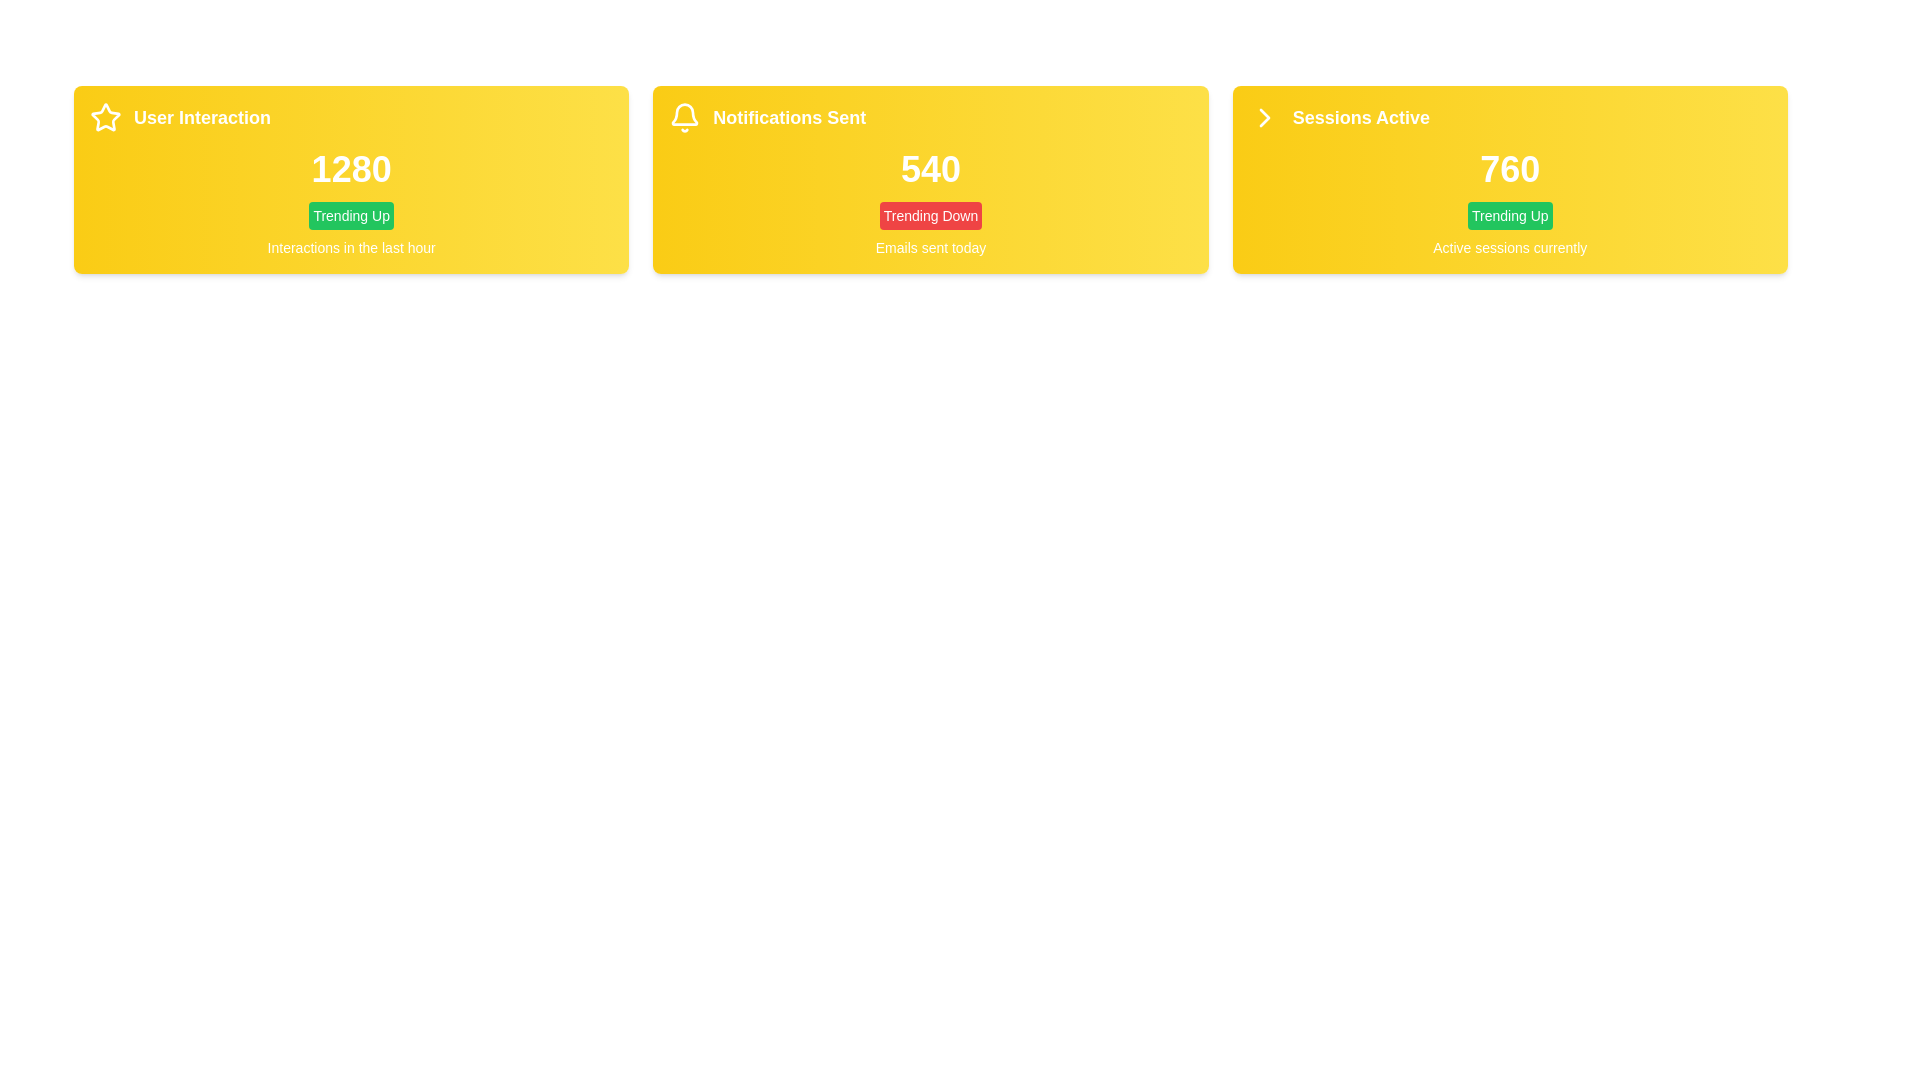  I want to click on the style and positioning of the 'chevron right' graphic icon aligned within the leftmost area of the 'Sessions Active' card, which is on the rightmost side of a row of three yellow cards, so click(1263, 118).